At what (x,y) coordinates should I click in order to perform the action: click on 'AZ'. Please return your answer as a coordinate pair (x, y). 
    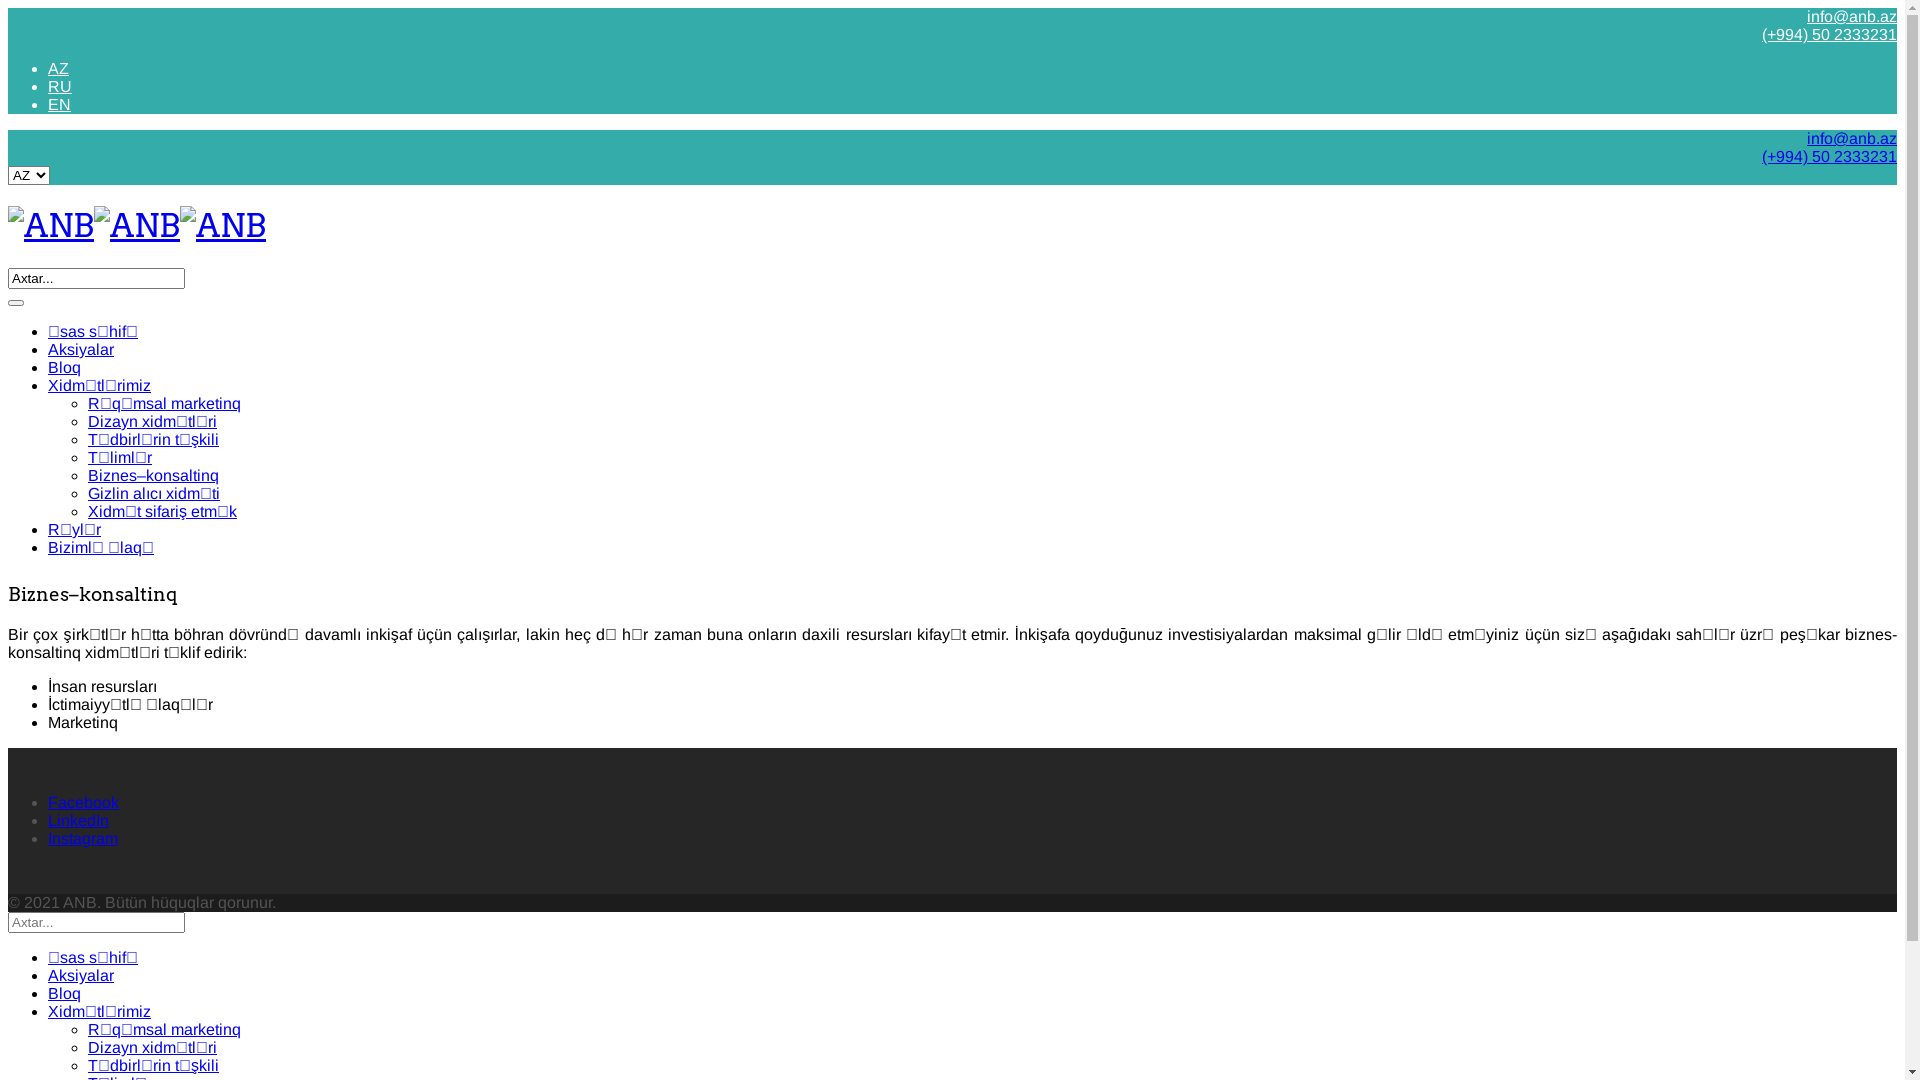
    Looking at the image, I should click on (58, 67).